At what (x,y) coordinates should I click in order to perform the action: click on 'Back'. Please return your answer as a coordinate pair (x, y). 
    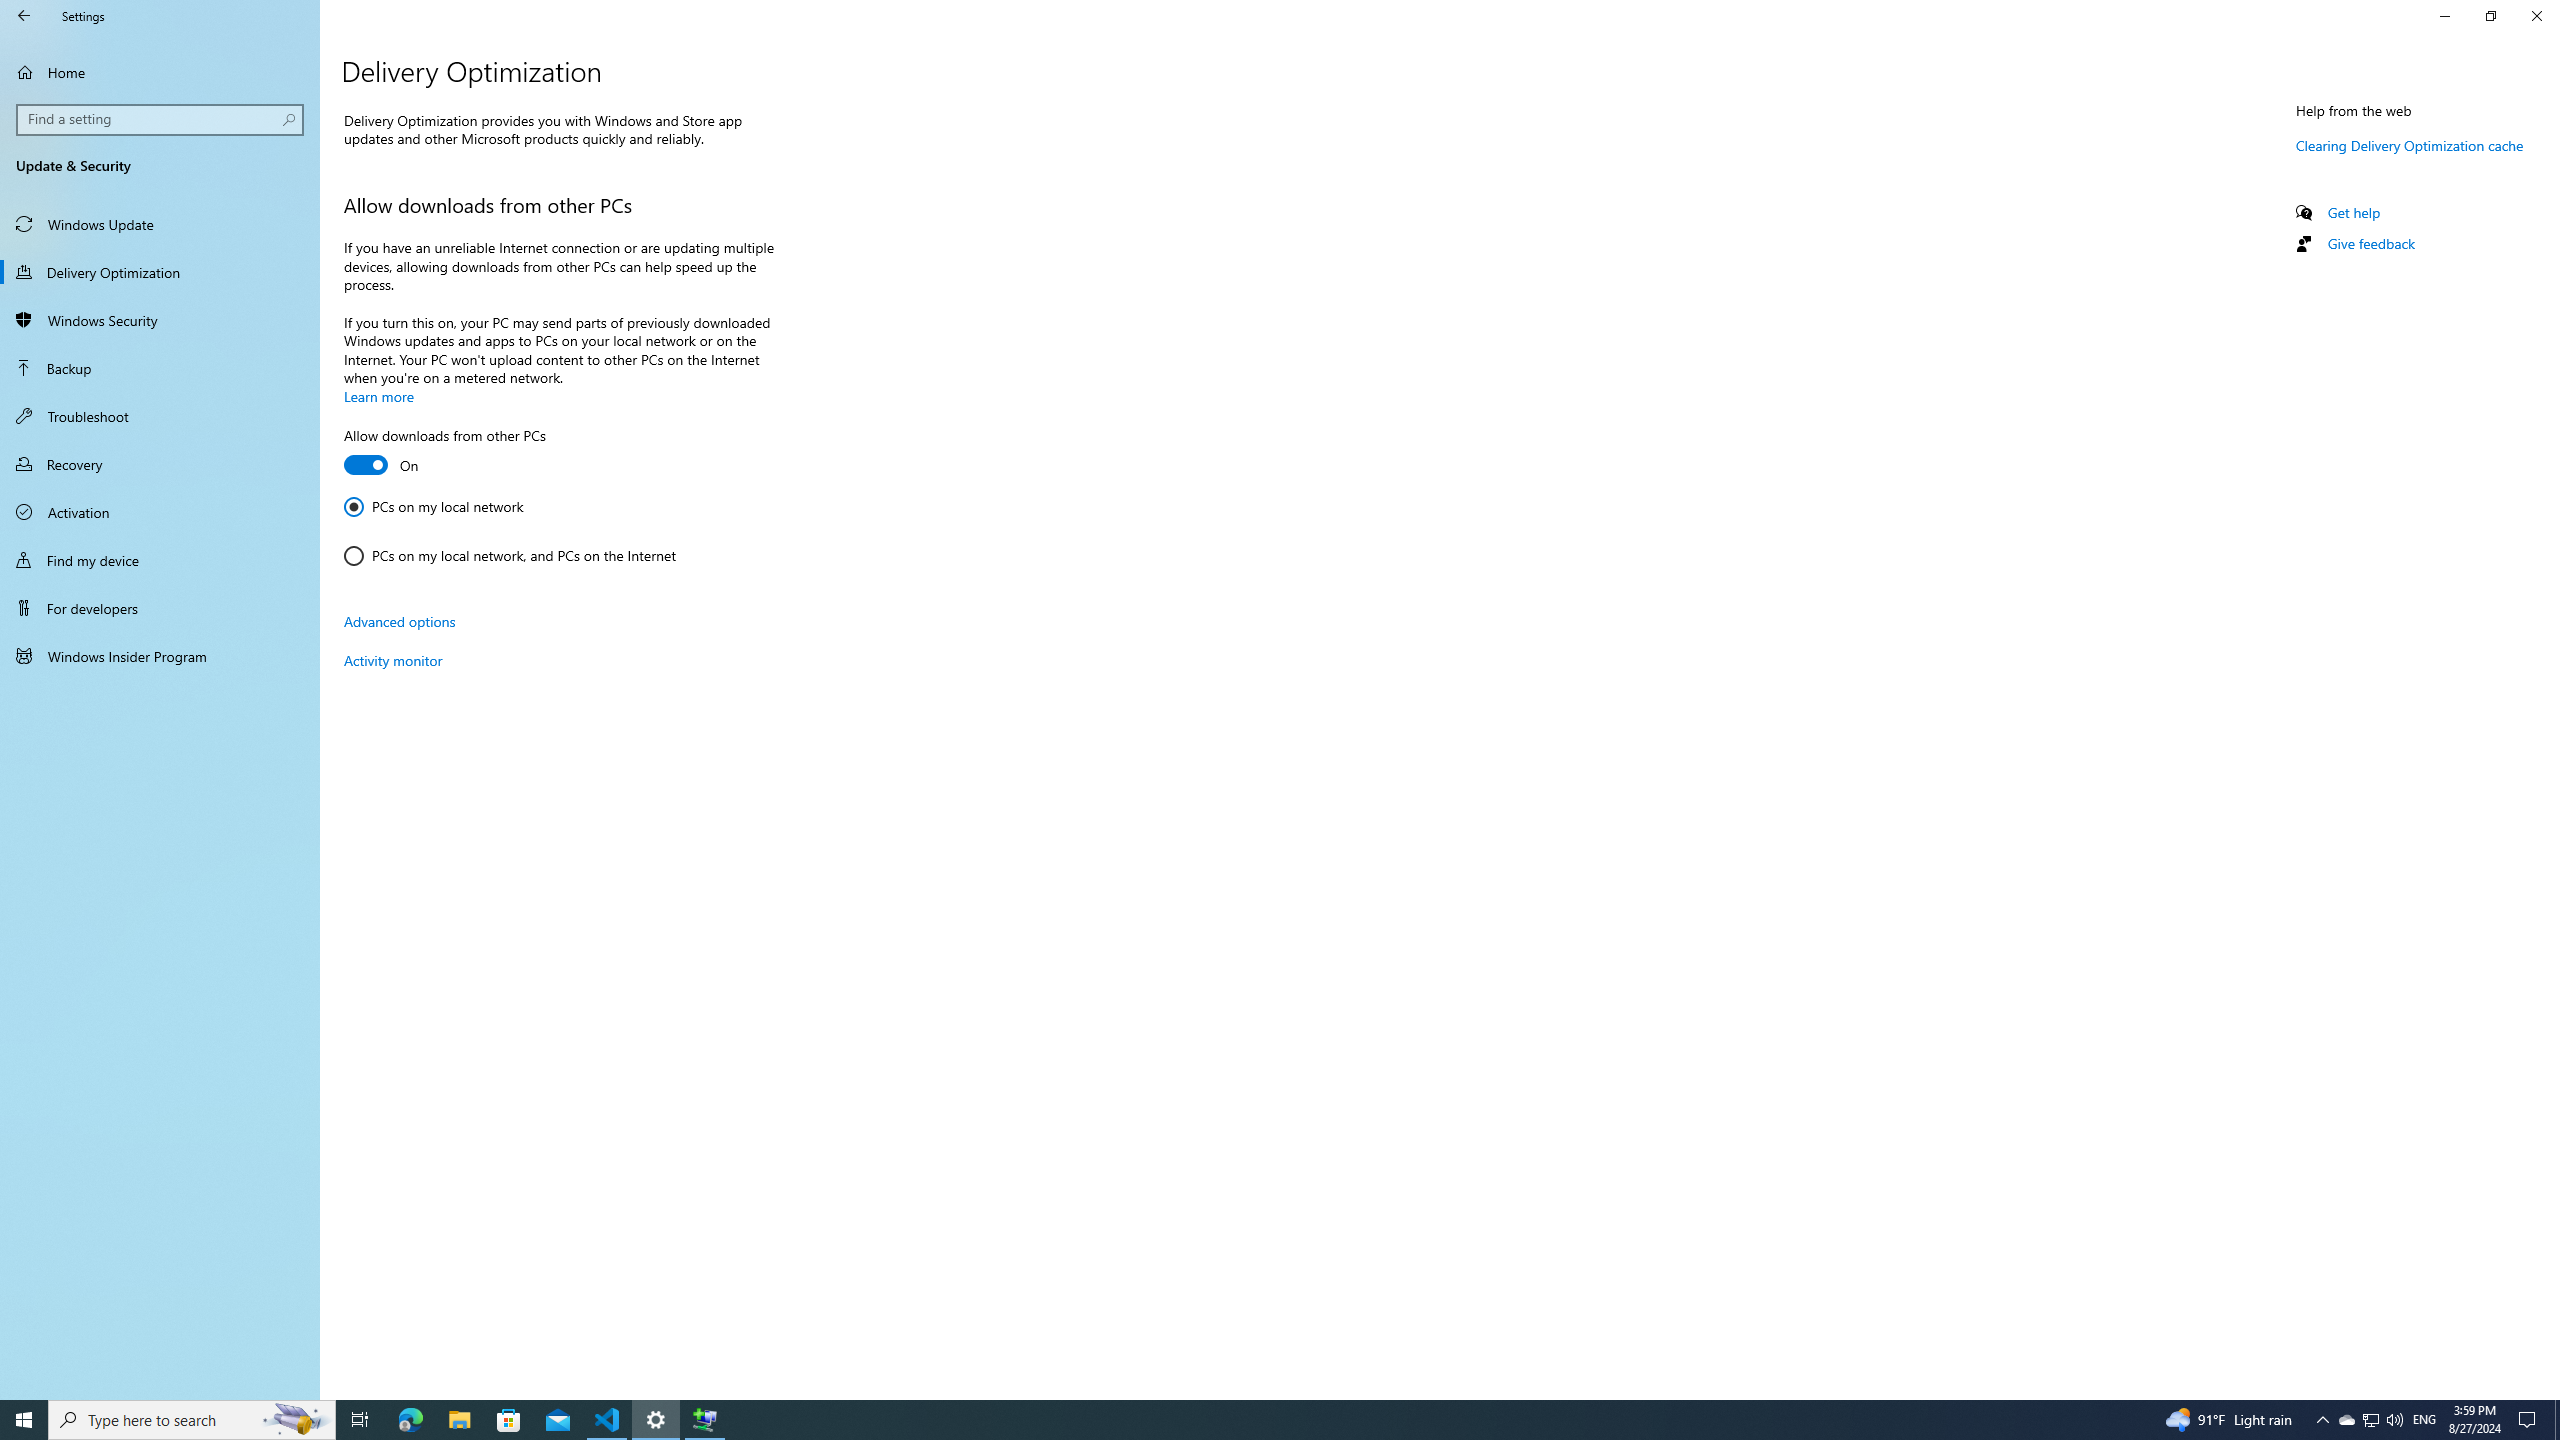
    Looking at the image, I should click on (24, 15).